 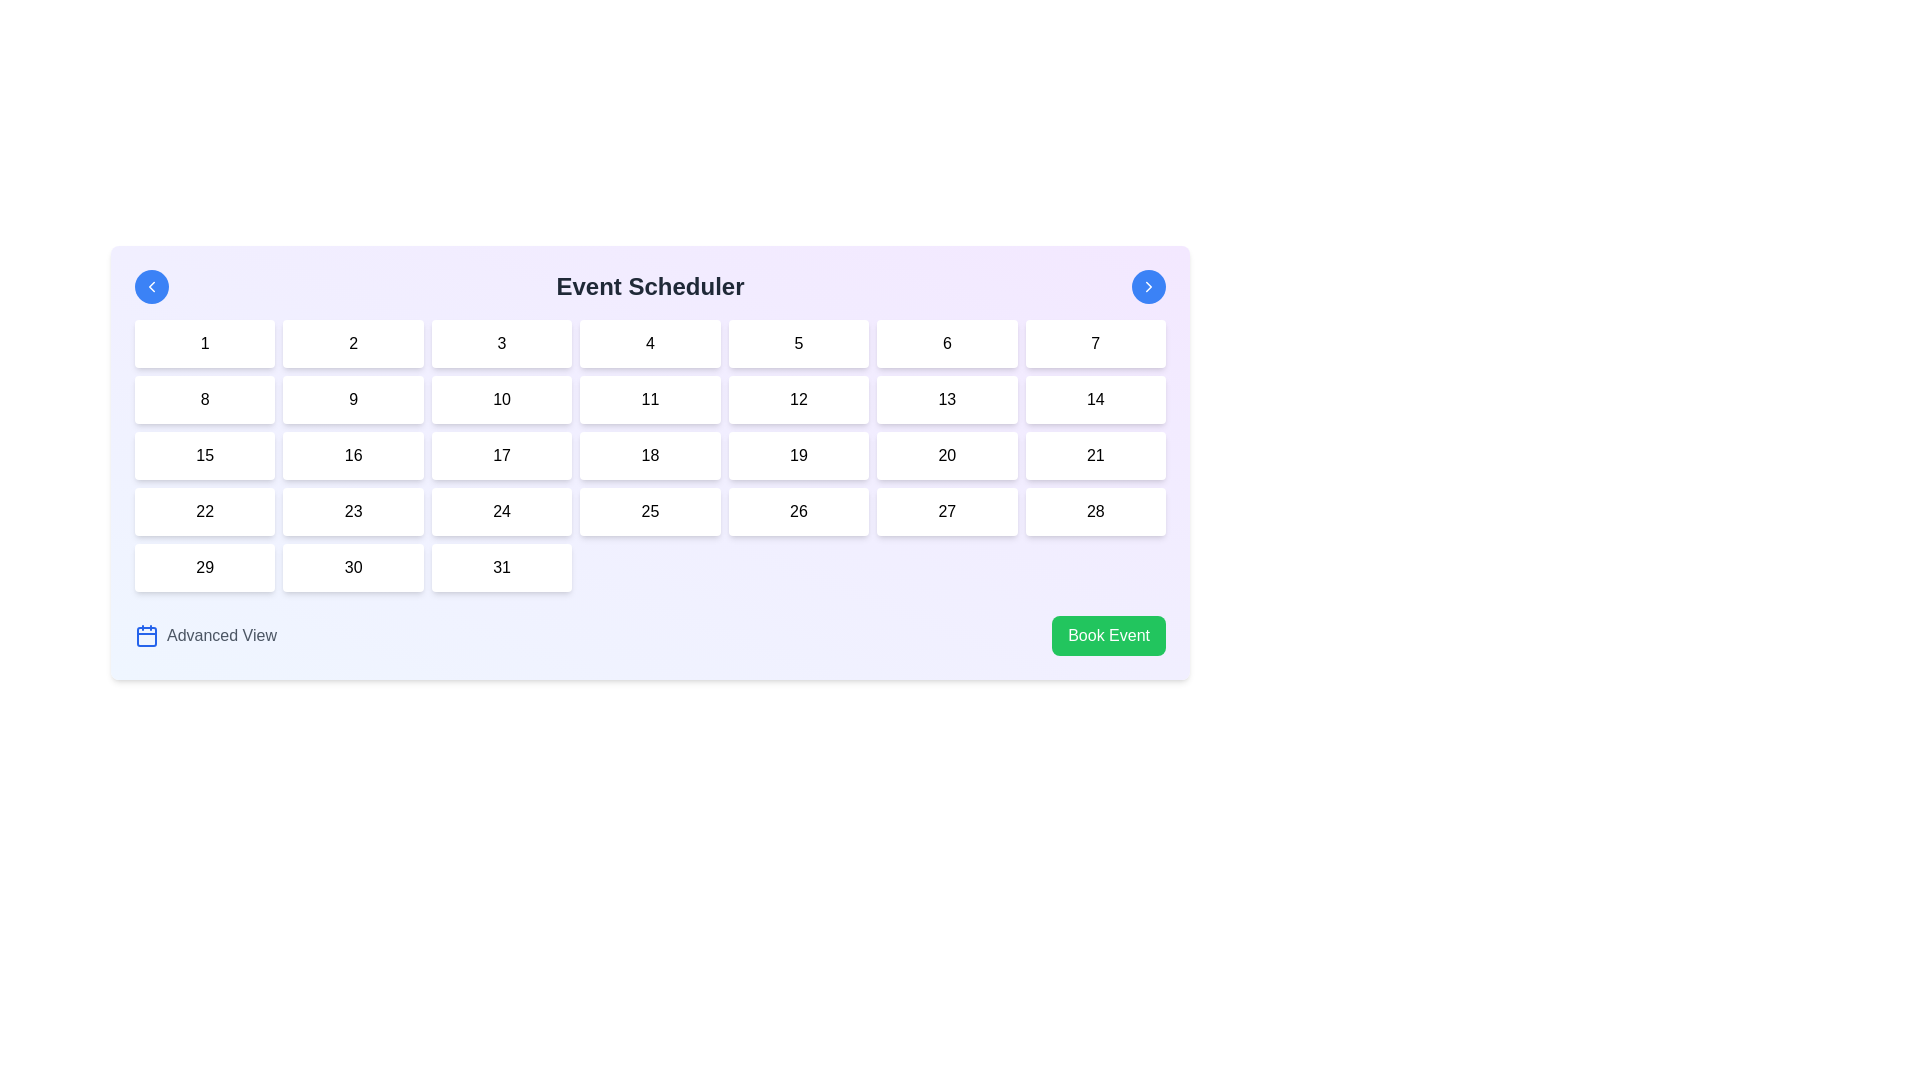 I want to click on the first button in the calendar interface grid, which indicates the first day of a month, so click(x=205, y=342).